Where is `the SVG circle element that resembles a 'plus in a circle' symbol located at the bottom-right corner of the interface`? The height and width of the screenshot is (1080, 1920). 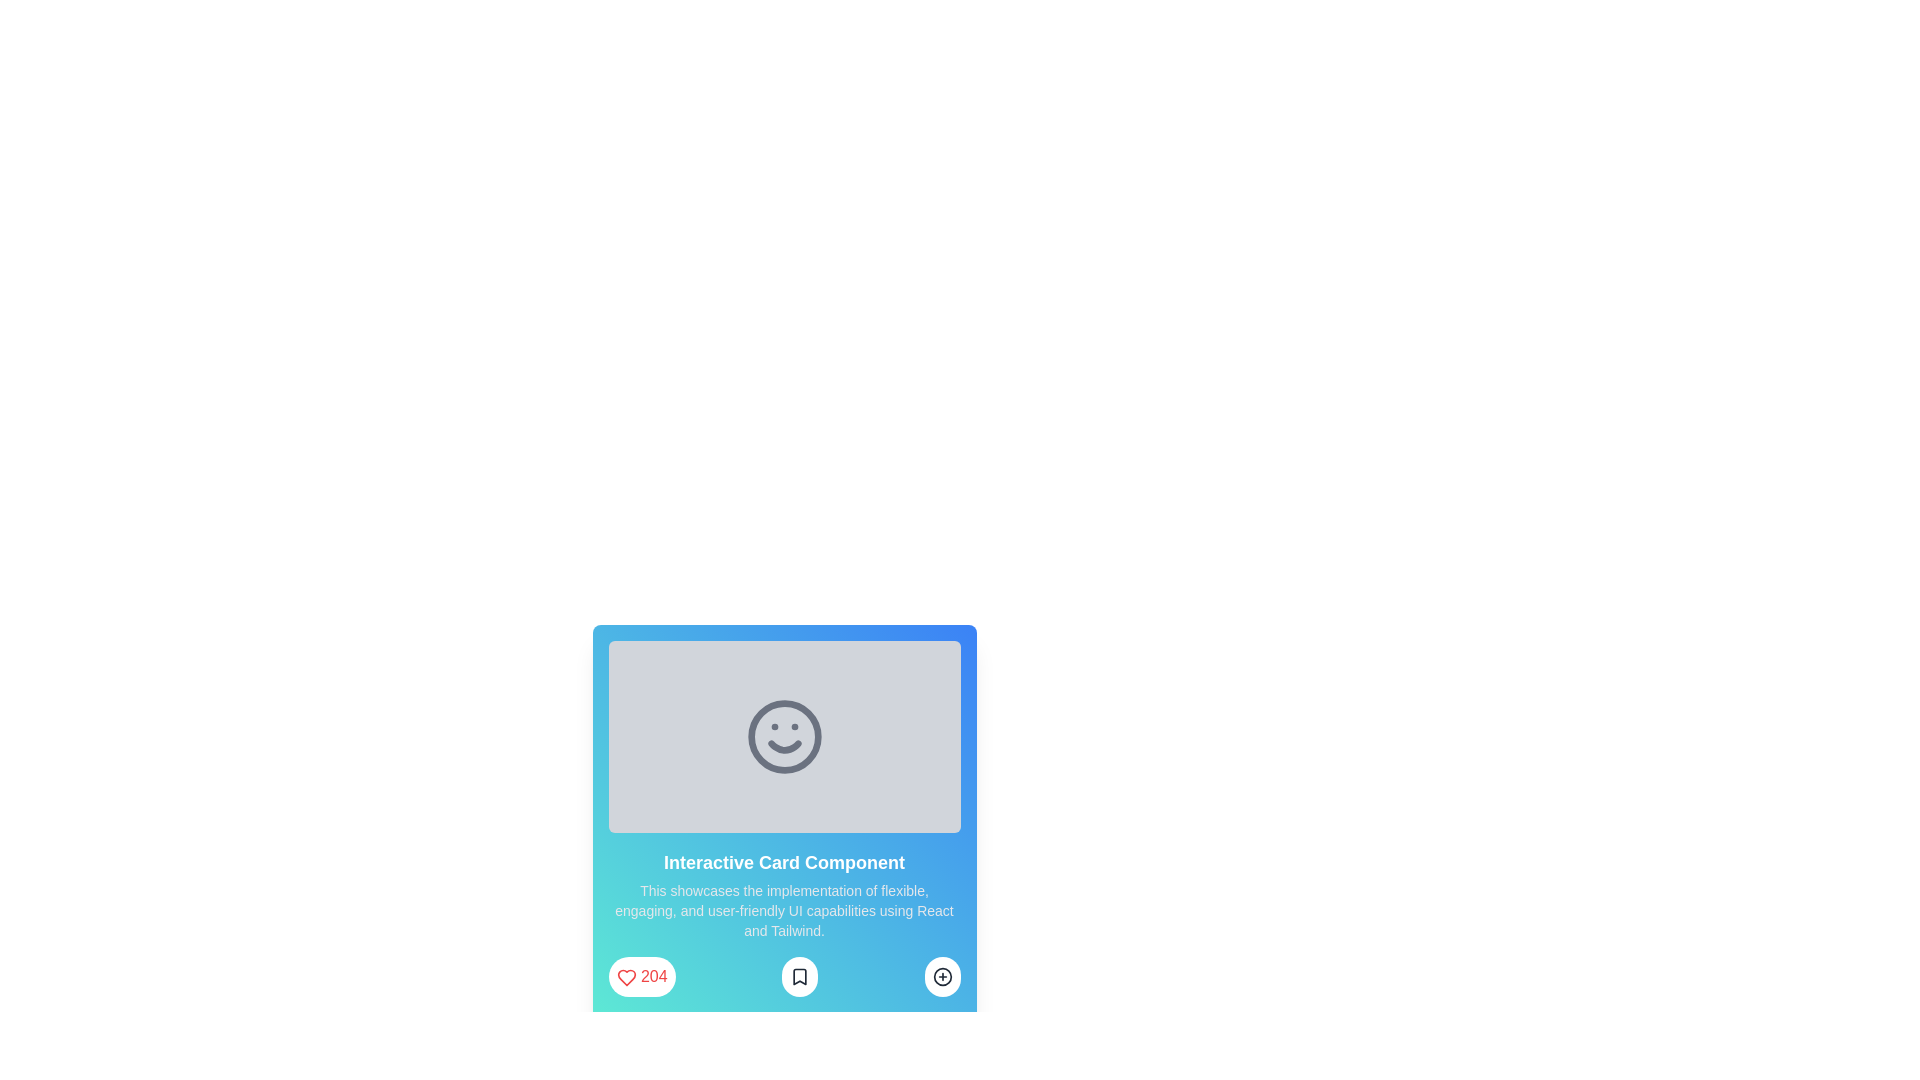
the SVG circle element that resembles a 'plus in a circle' symbol located at the bottom-right corner of the interface is located at coordinates (941, 975).